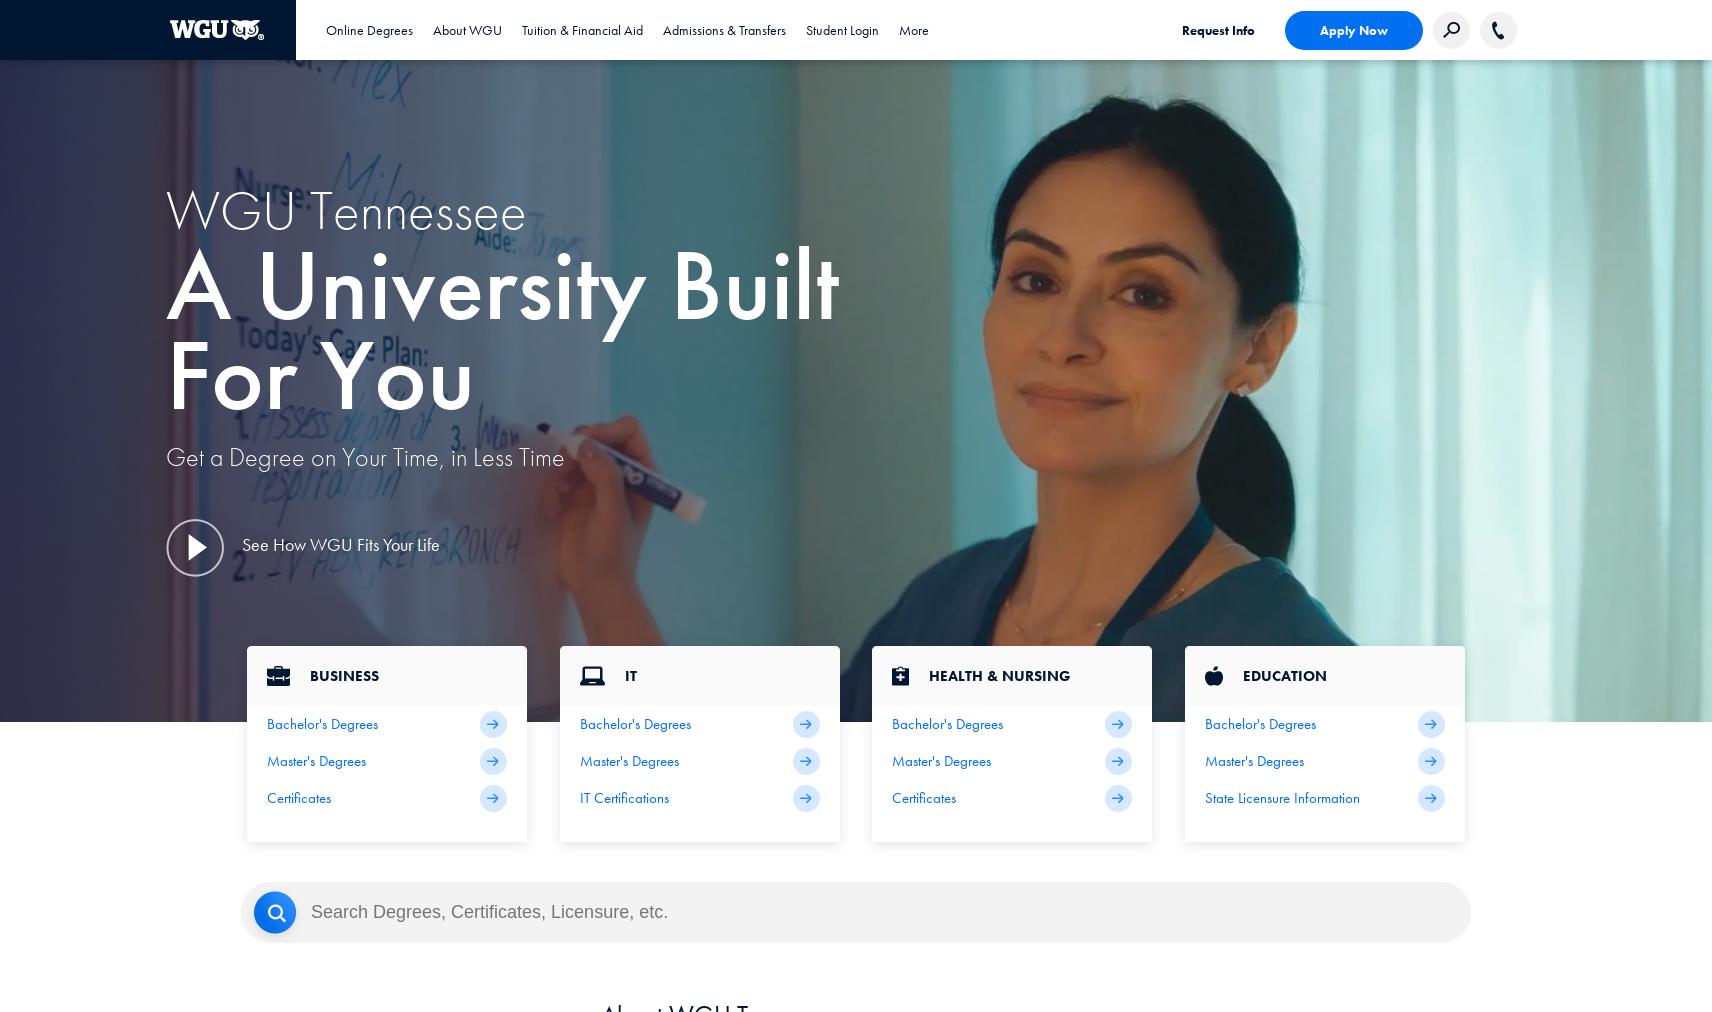  What do you see at coordinates (581, 28) in the screenshot?
I see `'Tuition & Financial Aid'` at bounding box center [581, 28].